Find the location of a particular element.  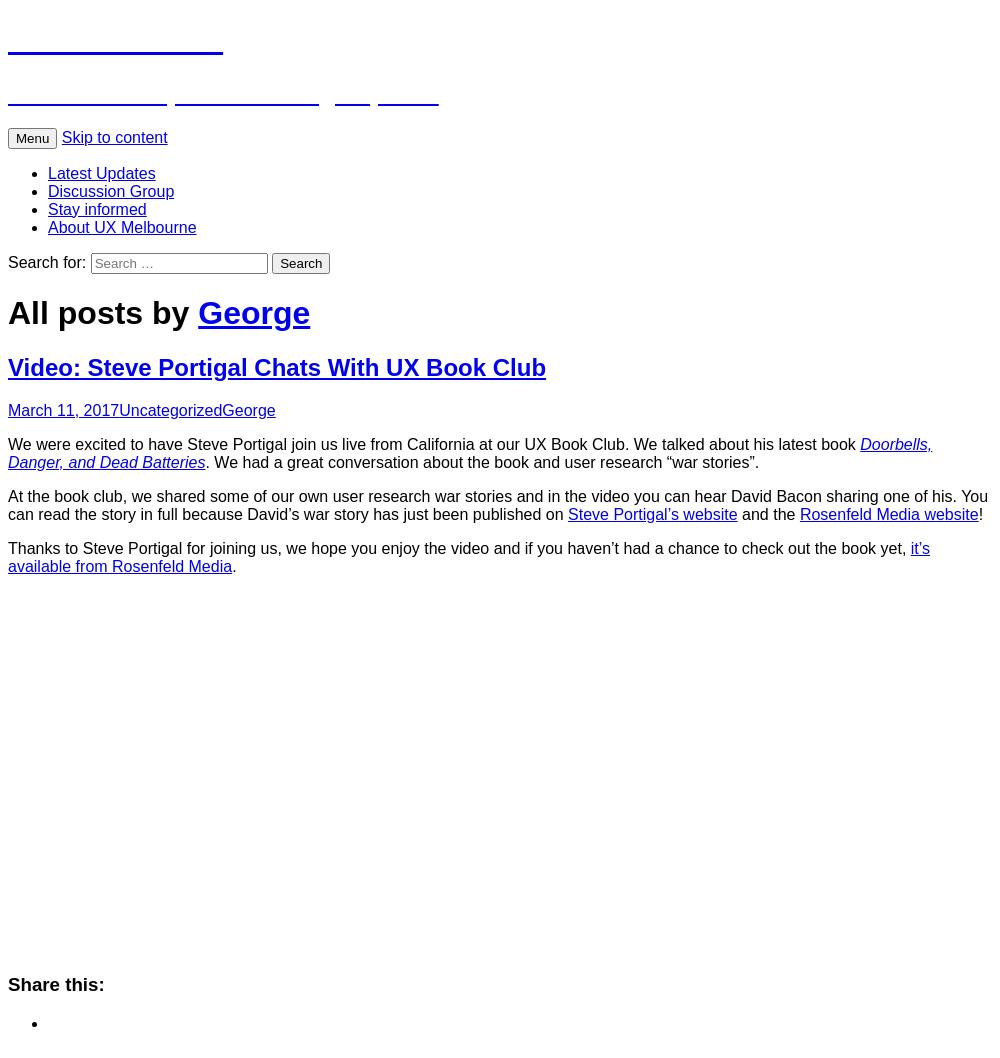

'Uncategorized' is located at coordinates (170, 409).